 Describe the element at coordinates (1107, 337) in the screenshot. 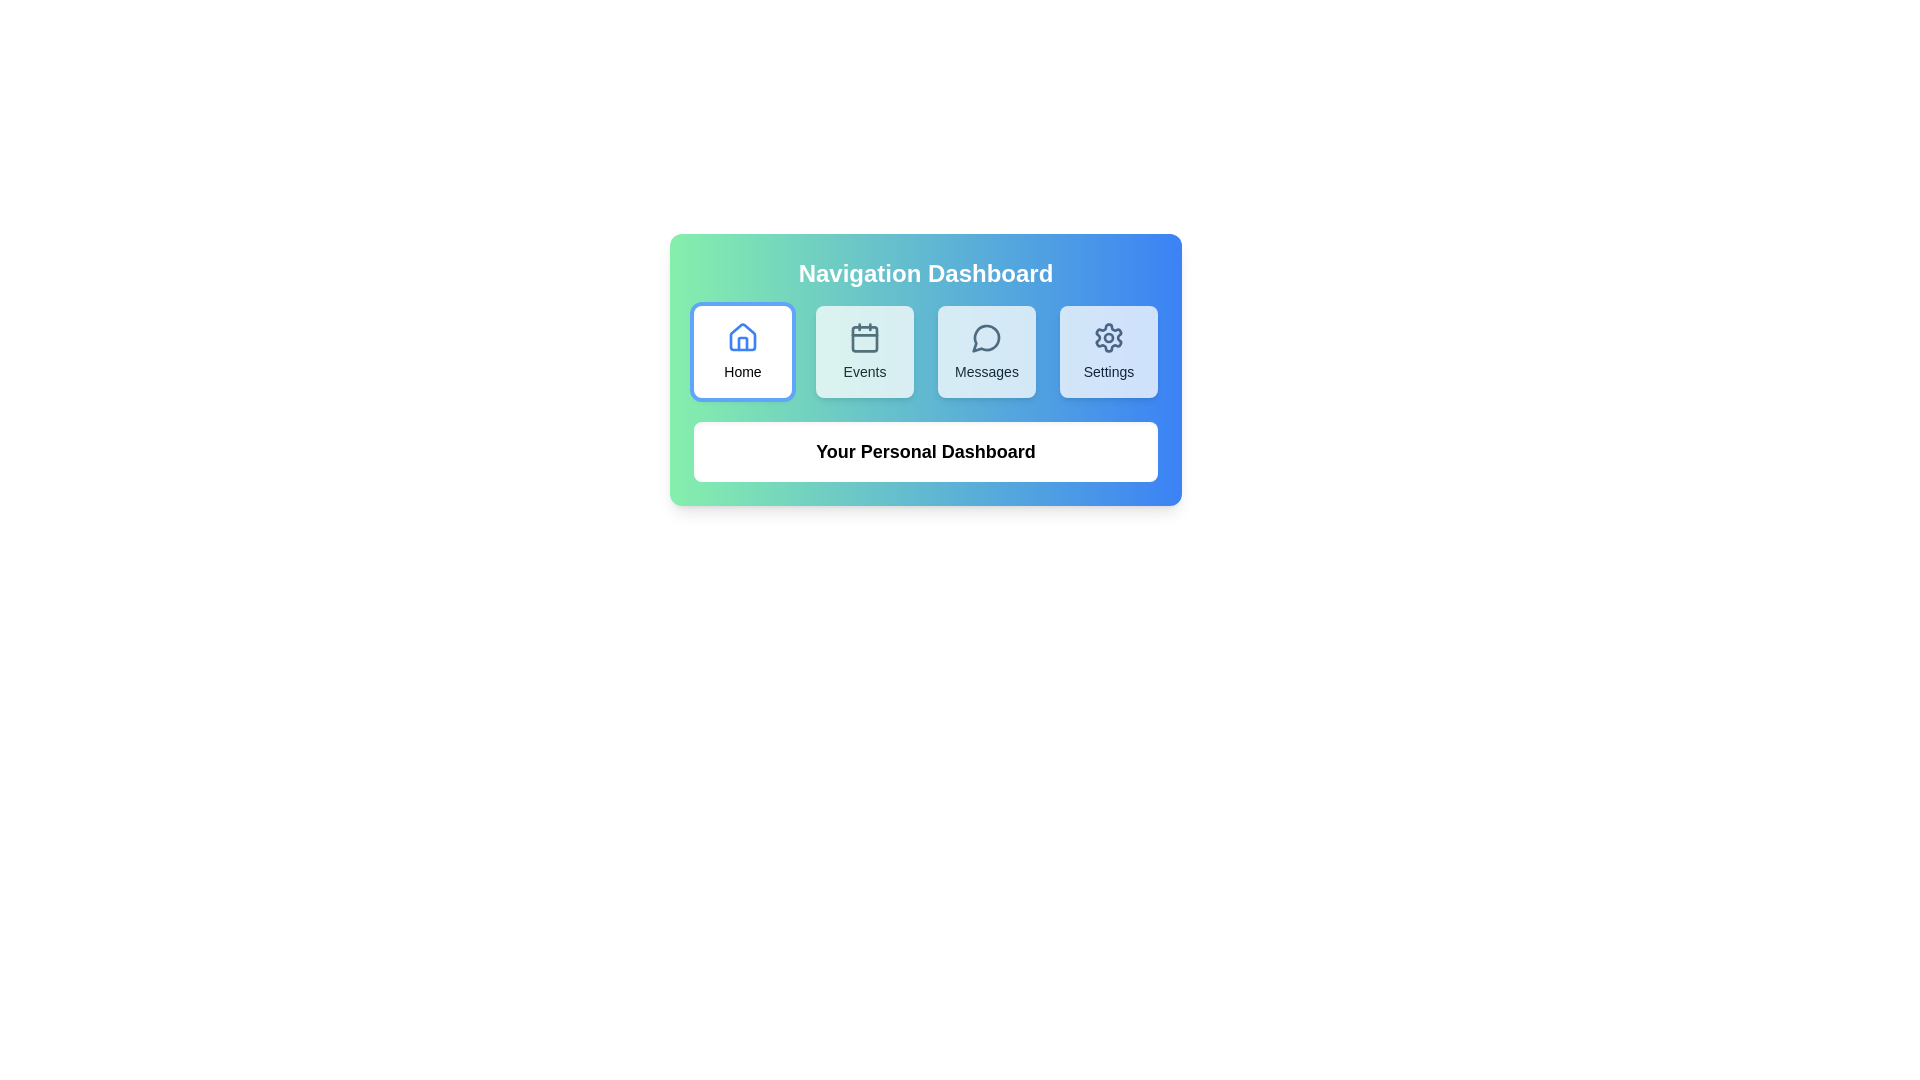

I see `the settings icon located as the fourth item from the left in the navigation segment` at that location.